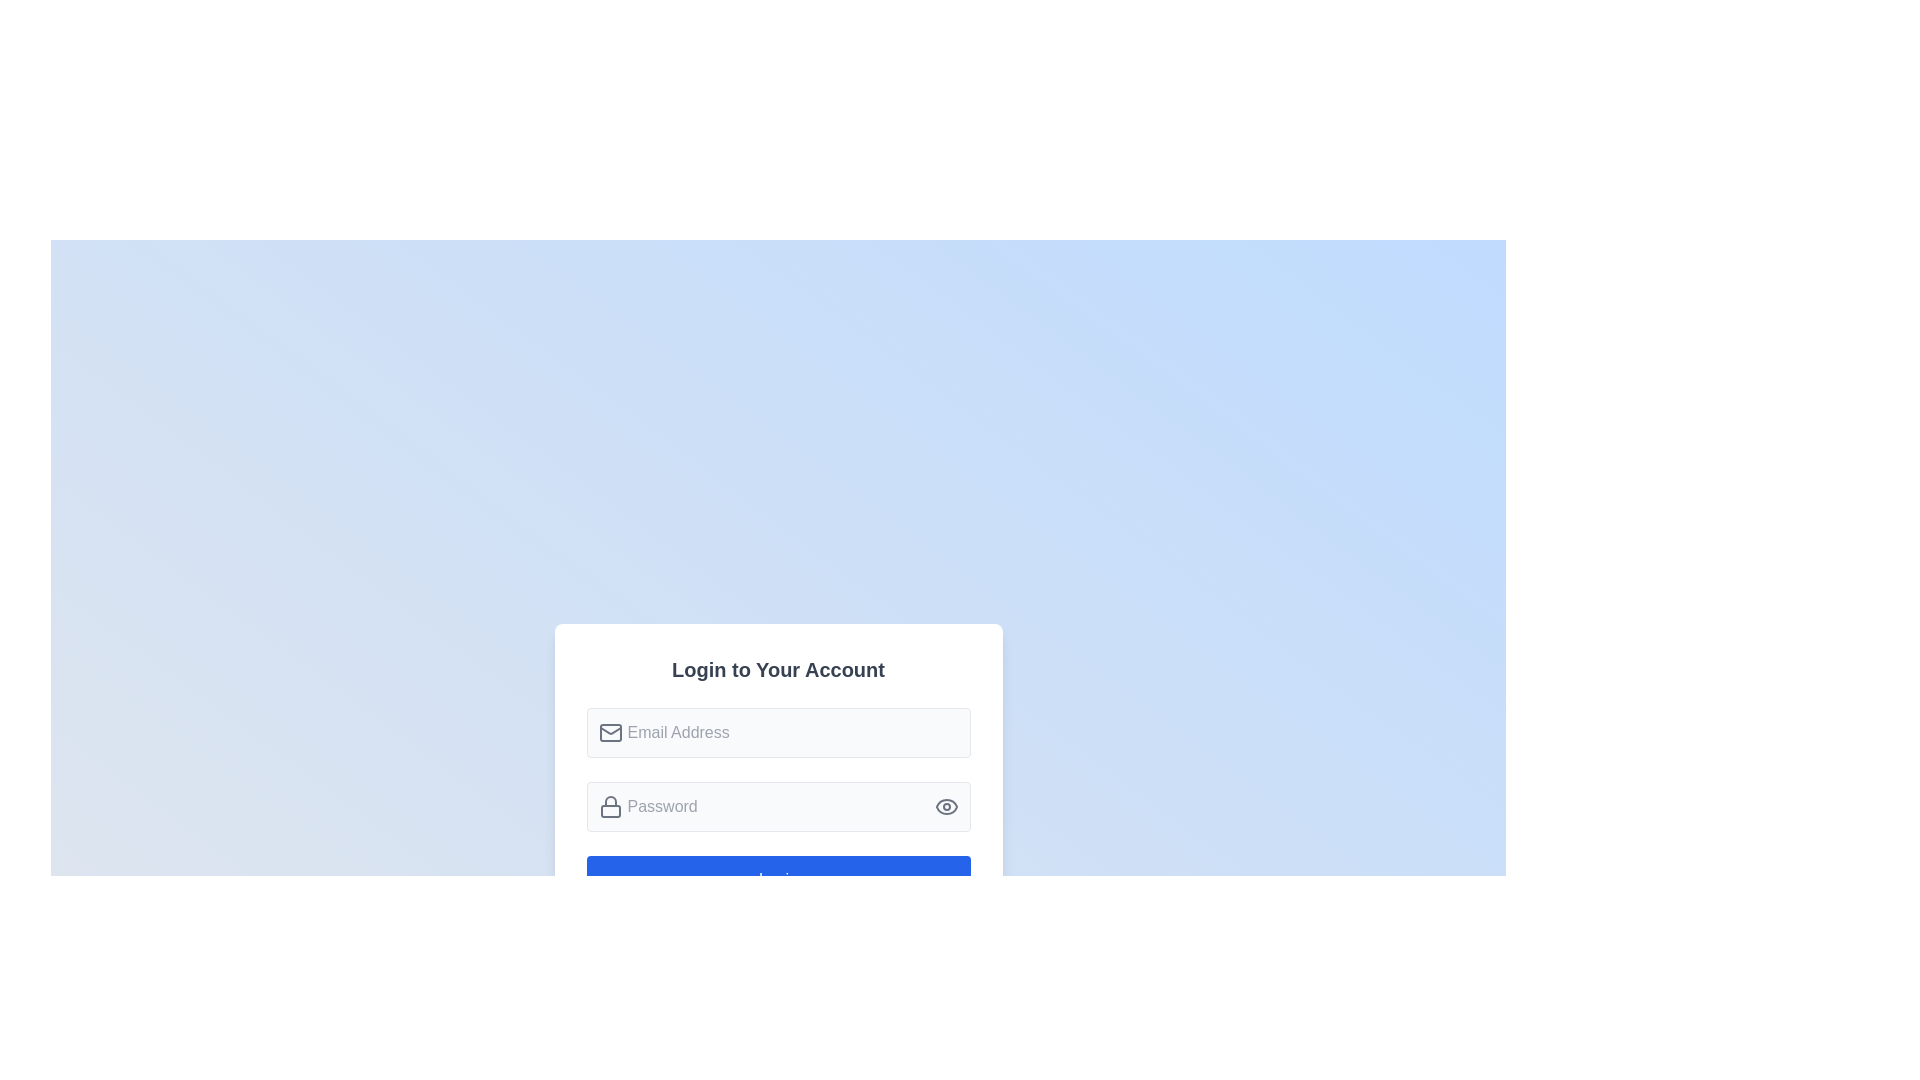 The height and width of the screenshot is (1080, 1920). What do you see at coordinates (609, 732) in the screenshot?
I see `the decorative SVG icon indicating the email input field to potentially trigger a tooltip` at bounding box center [609, 732].